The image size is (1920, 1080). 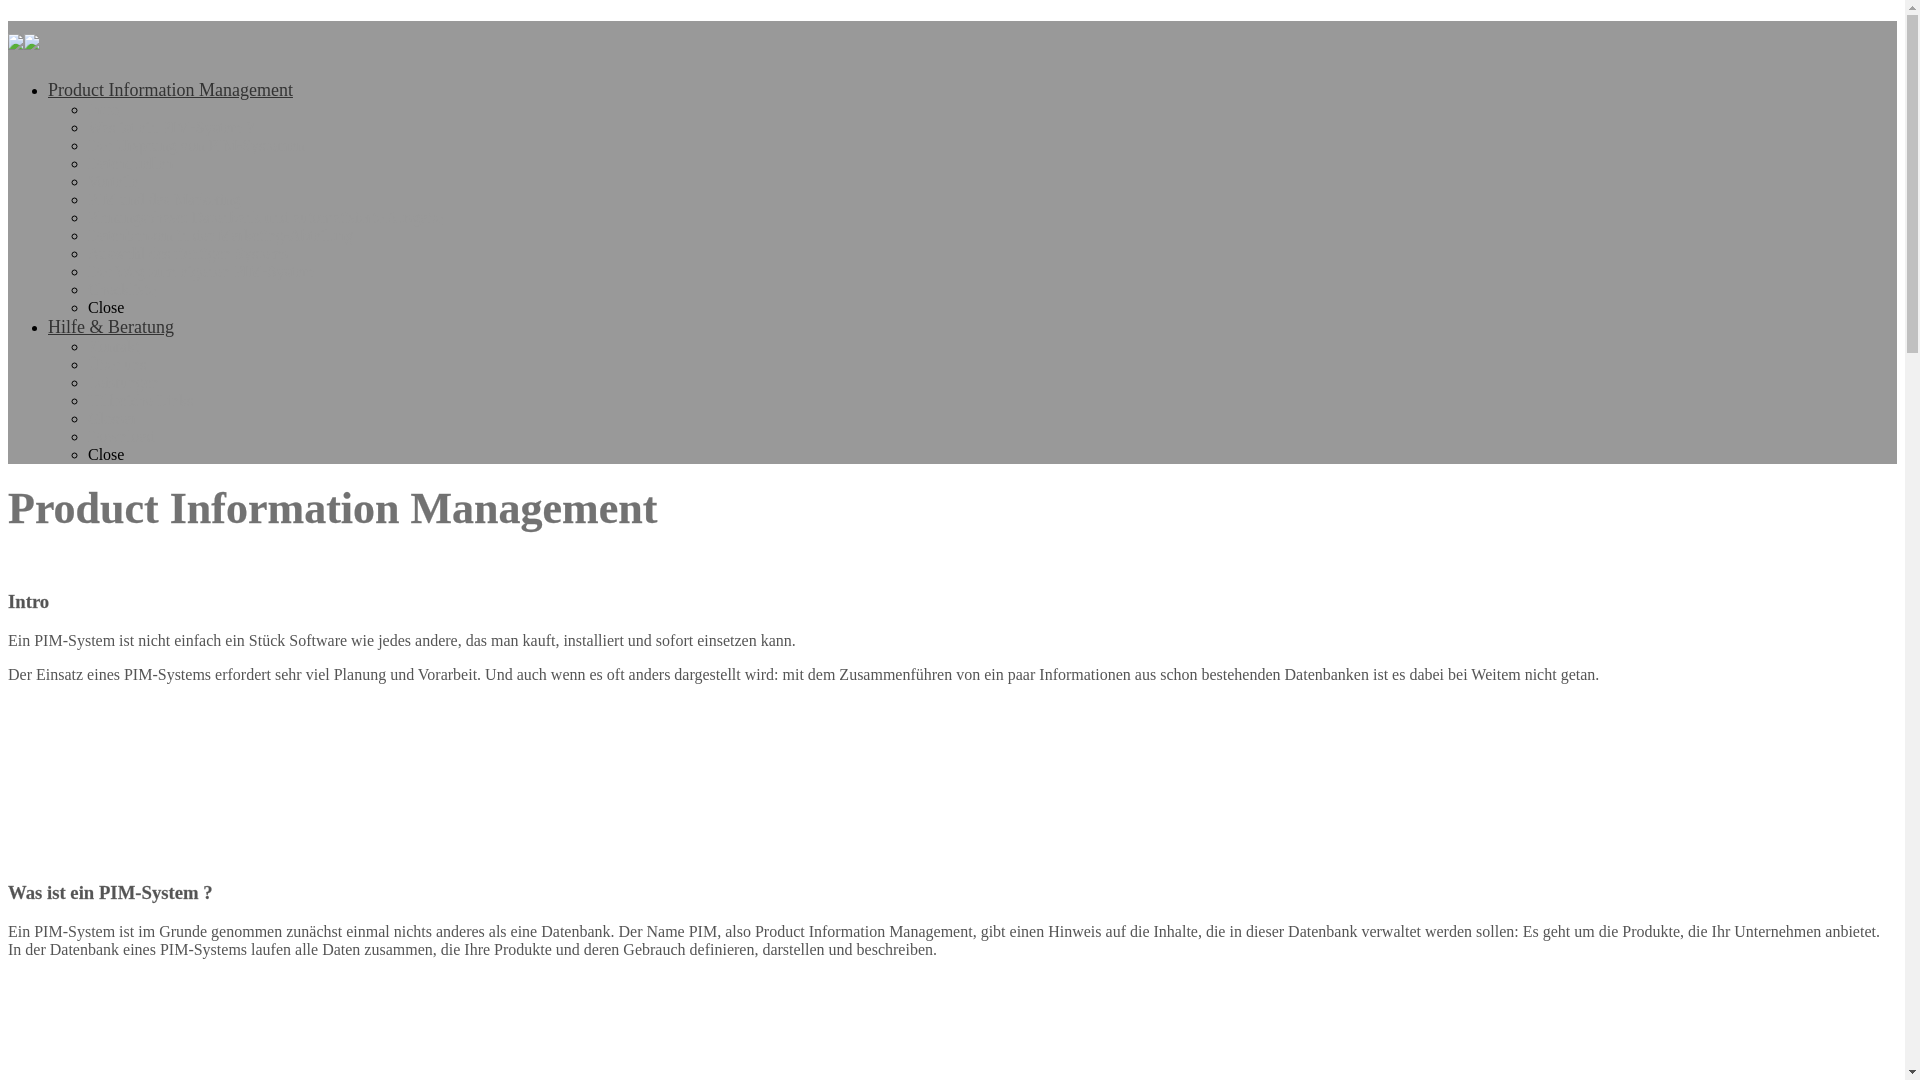 What do you see at coordinates (8, 38) in the screenshot?
I see `'pim'` at bounding box center [8, 38].